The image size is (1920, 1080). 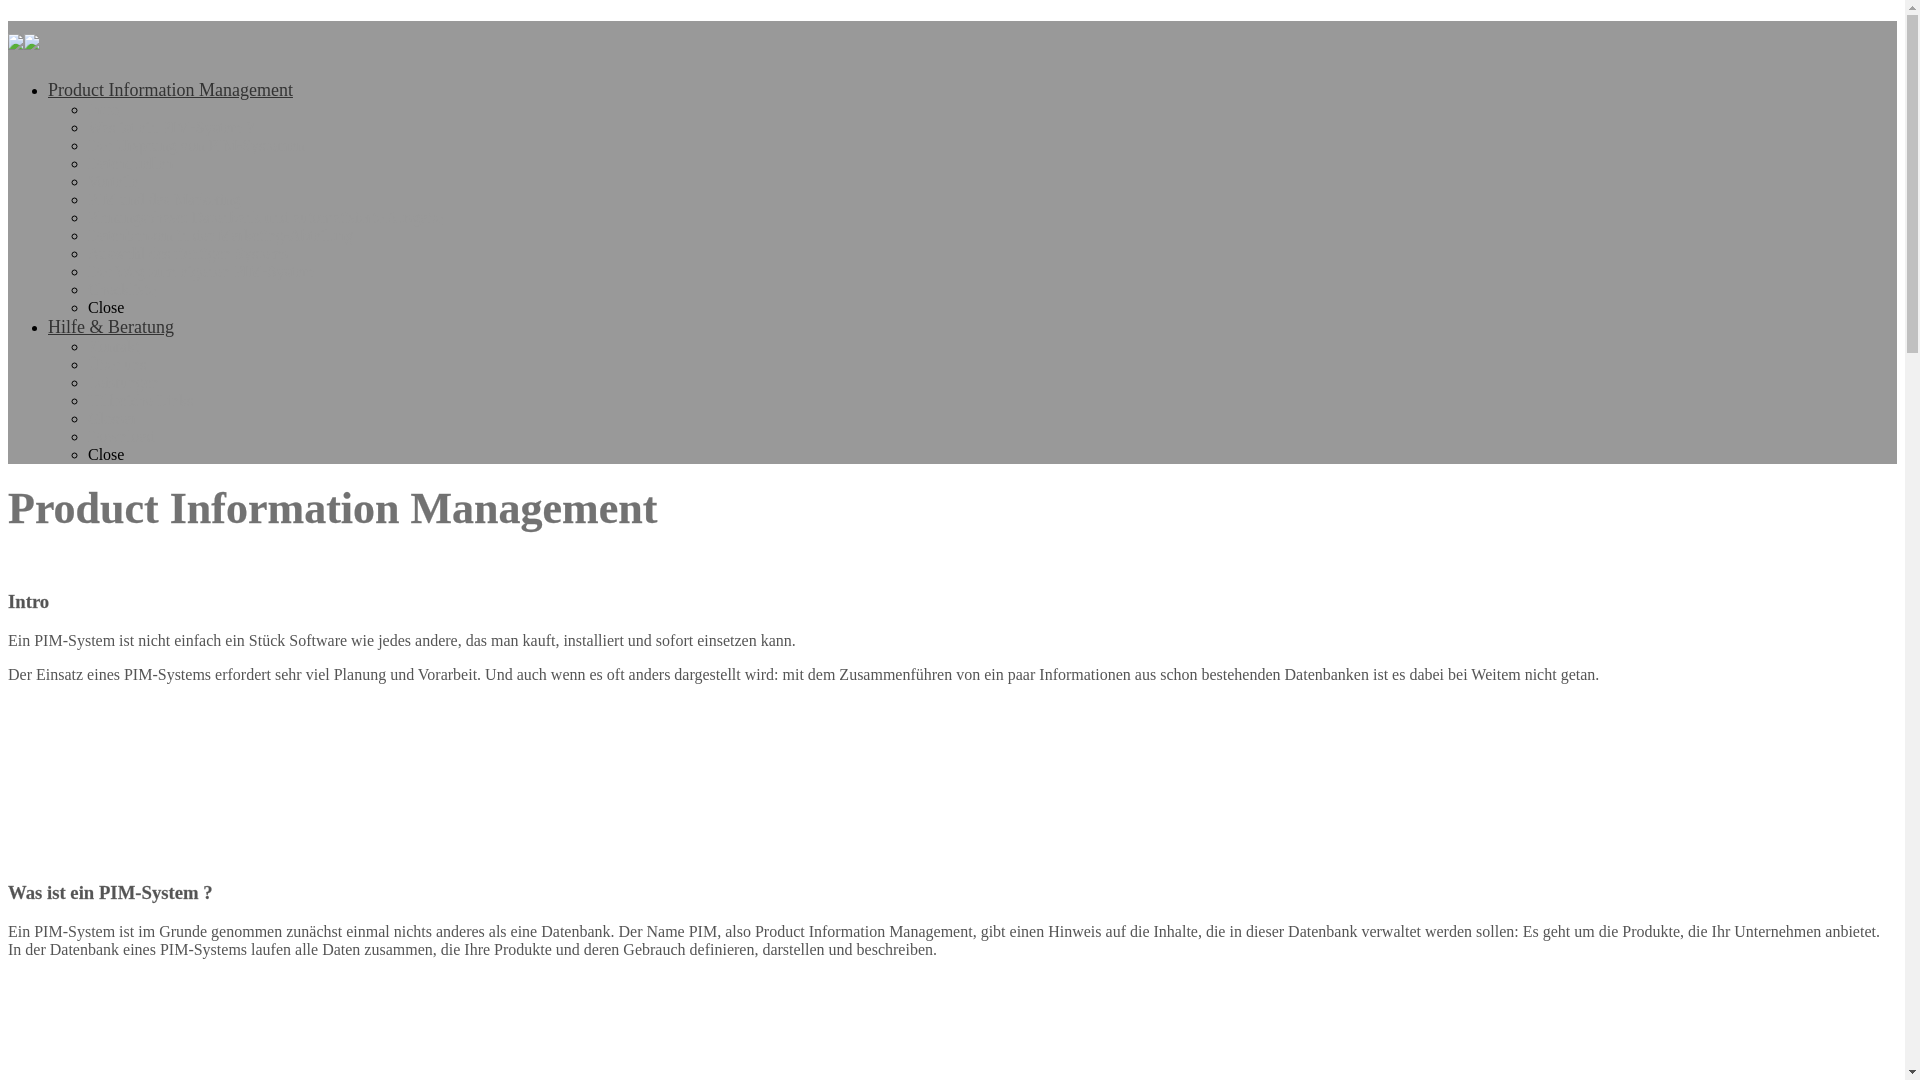 What do you see at coordinates (8, 38) in the screenshot?
I see `'pim'` at bounding box center [8, 38].